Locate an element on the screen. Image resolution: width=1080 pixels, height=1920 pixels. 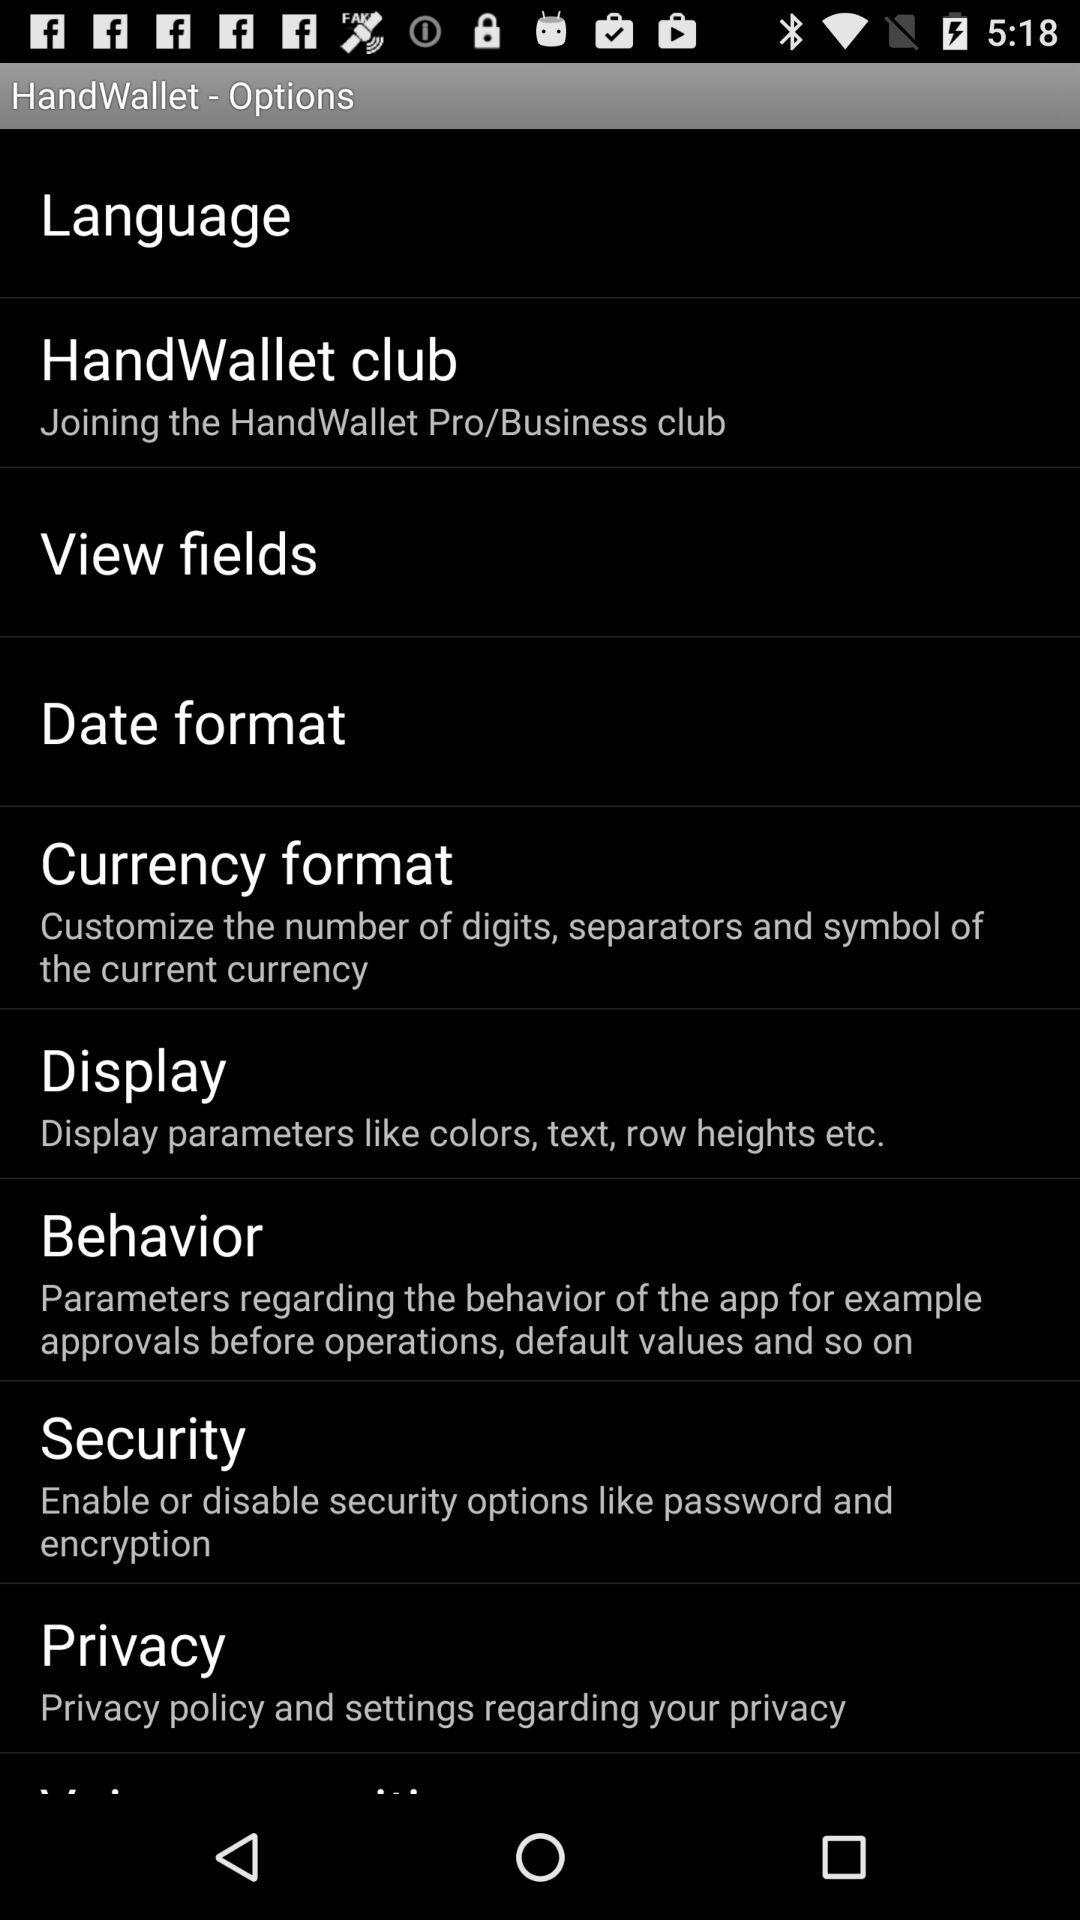
item above security app is located at coordinates (537, 1318).